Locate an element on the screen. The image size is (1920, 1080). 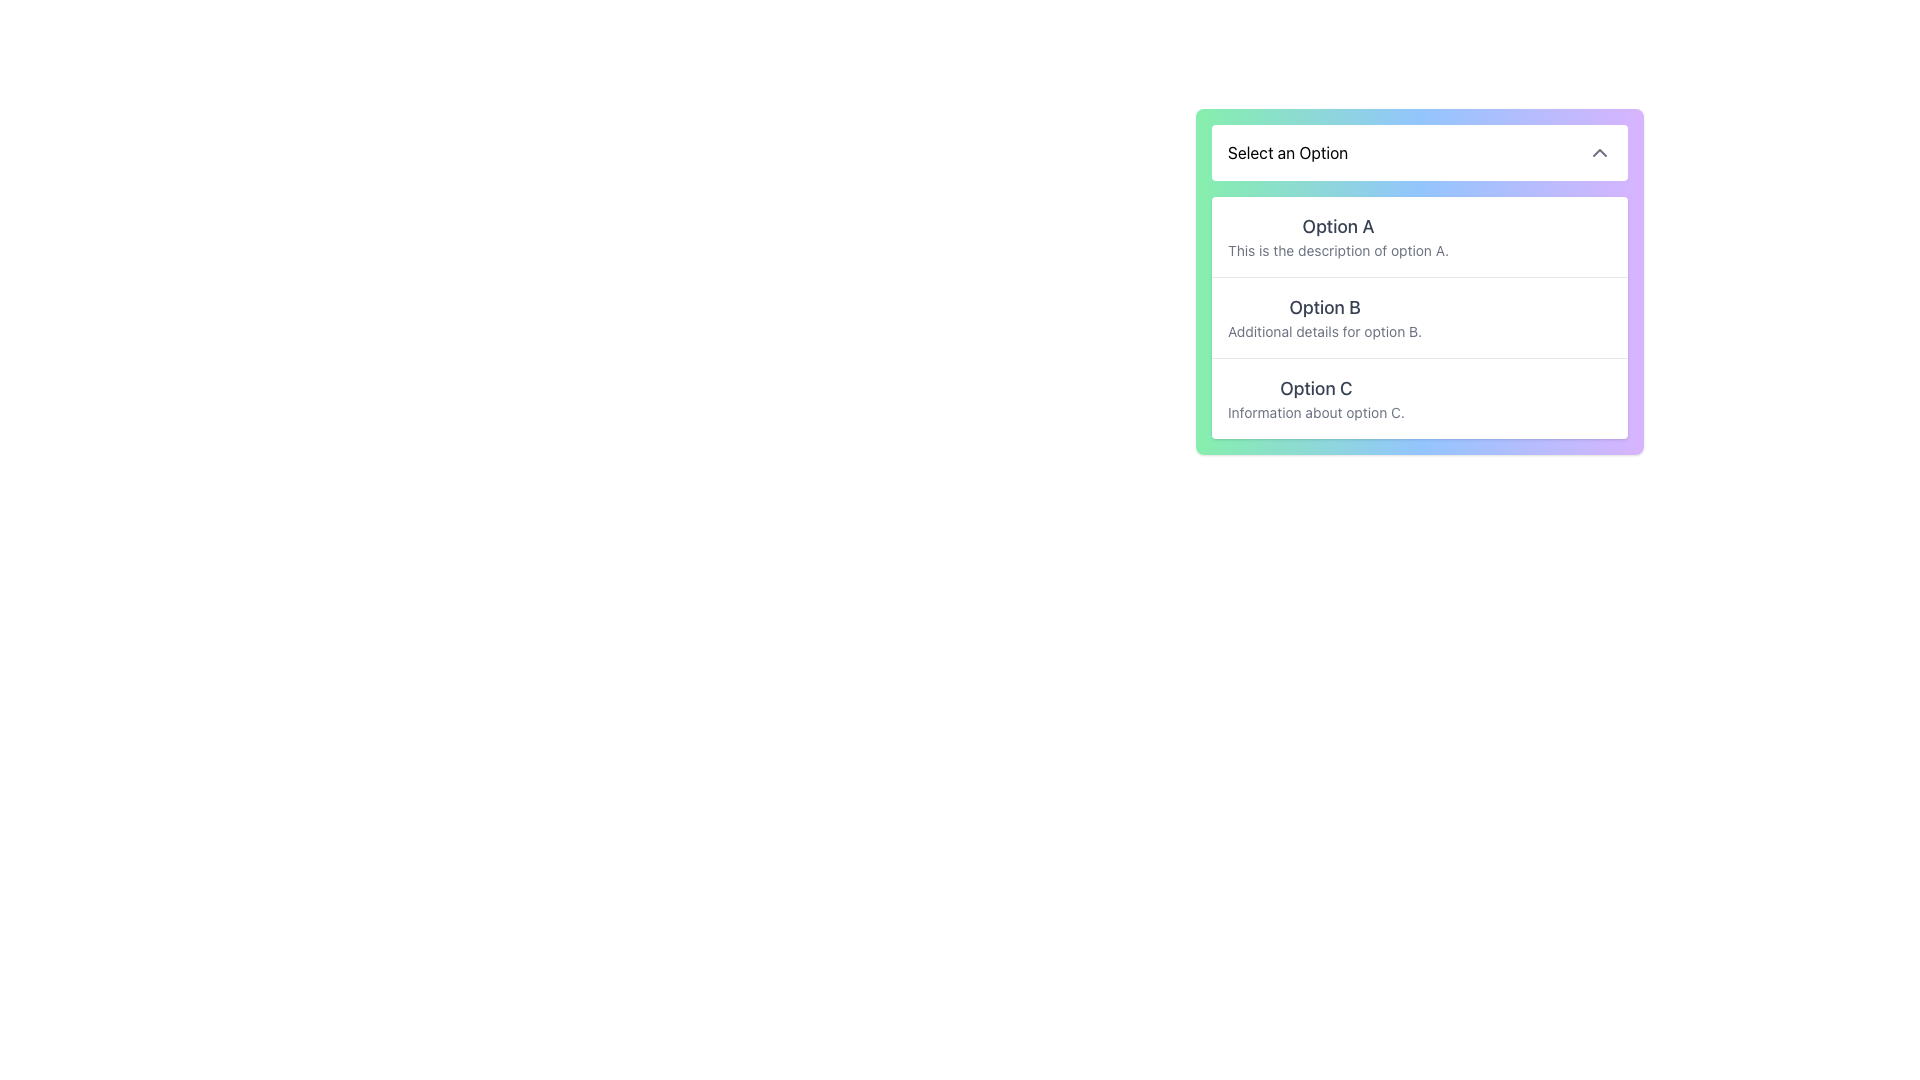
the second selectable option in the dropdown list is located at coordinates (1419, 342).